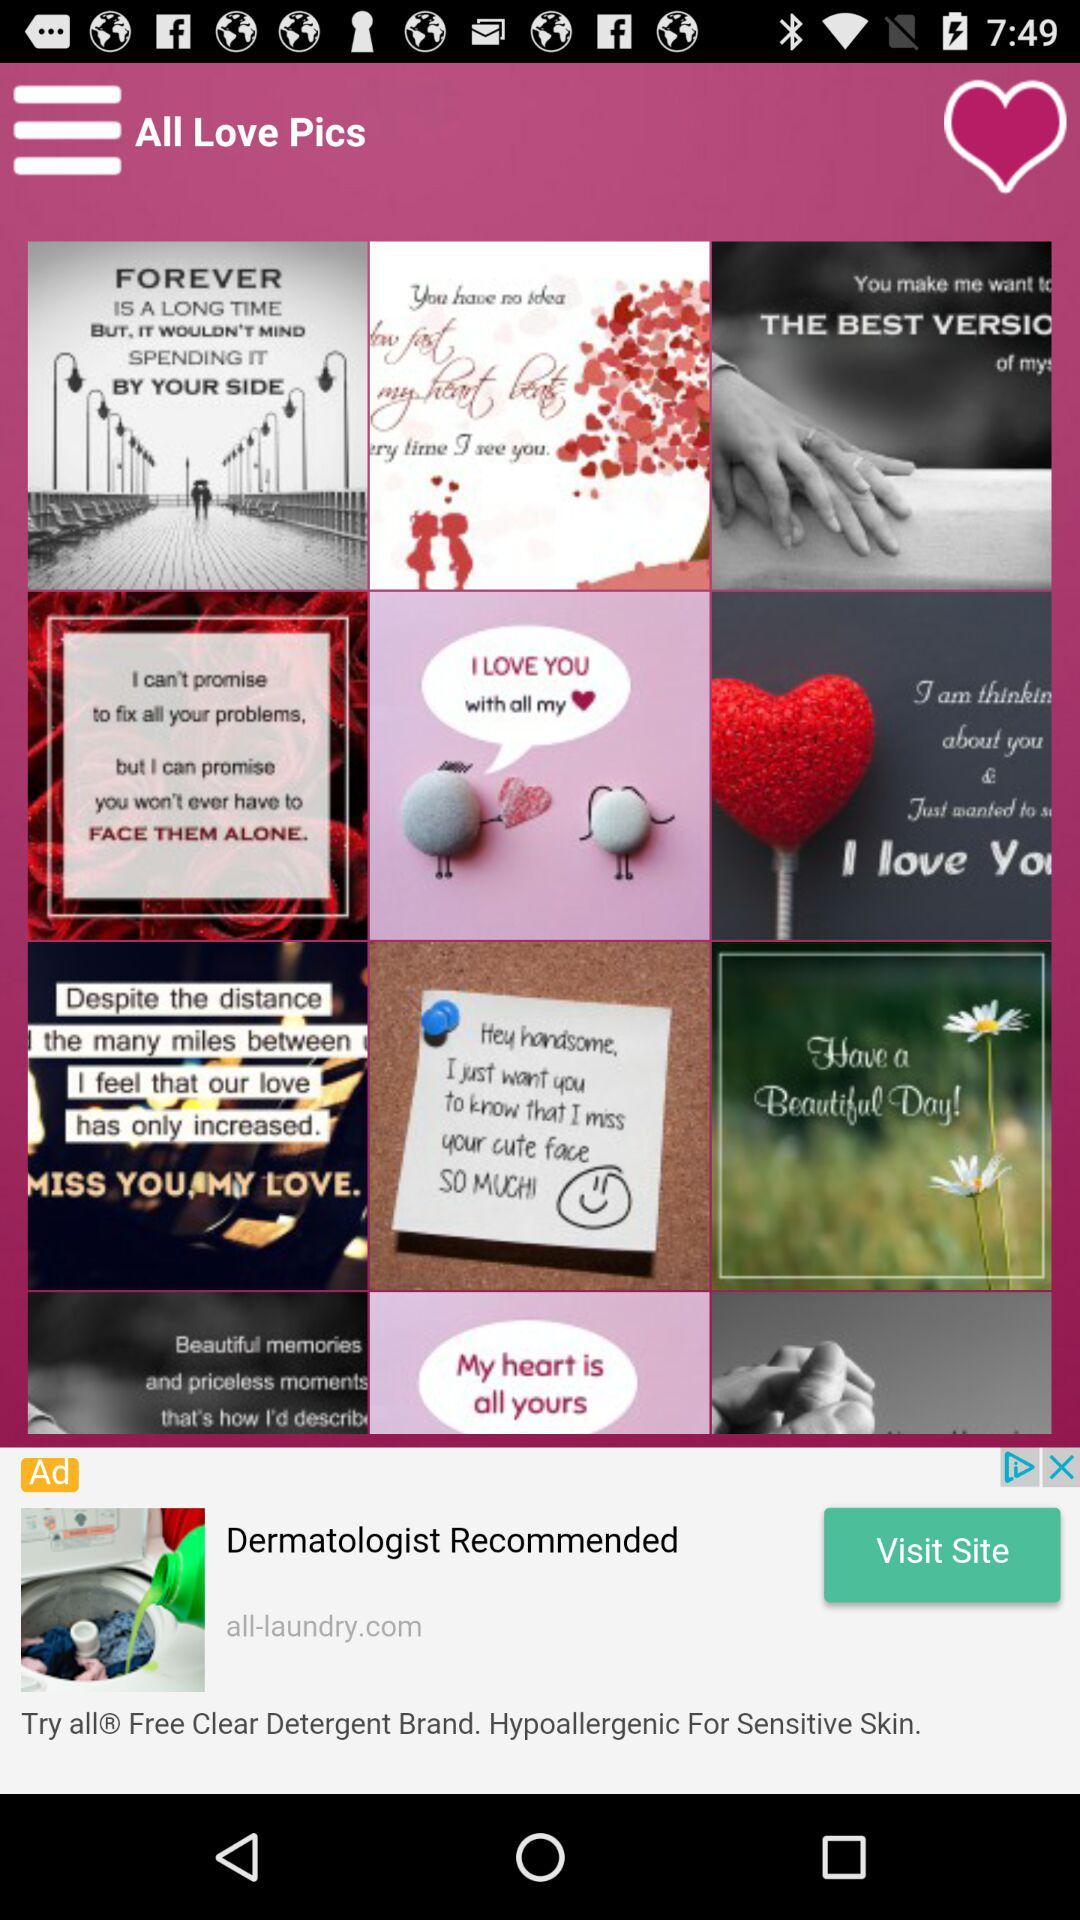 The width and height of the screenshot is (1080, 1920). Describe the element at coordinates (1005, 136) in the screenshot. I see `it` at that location.